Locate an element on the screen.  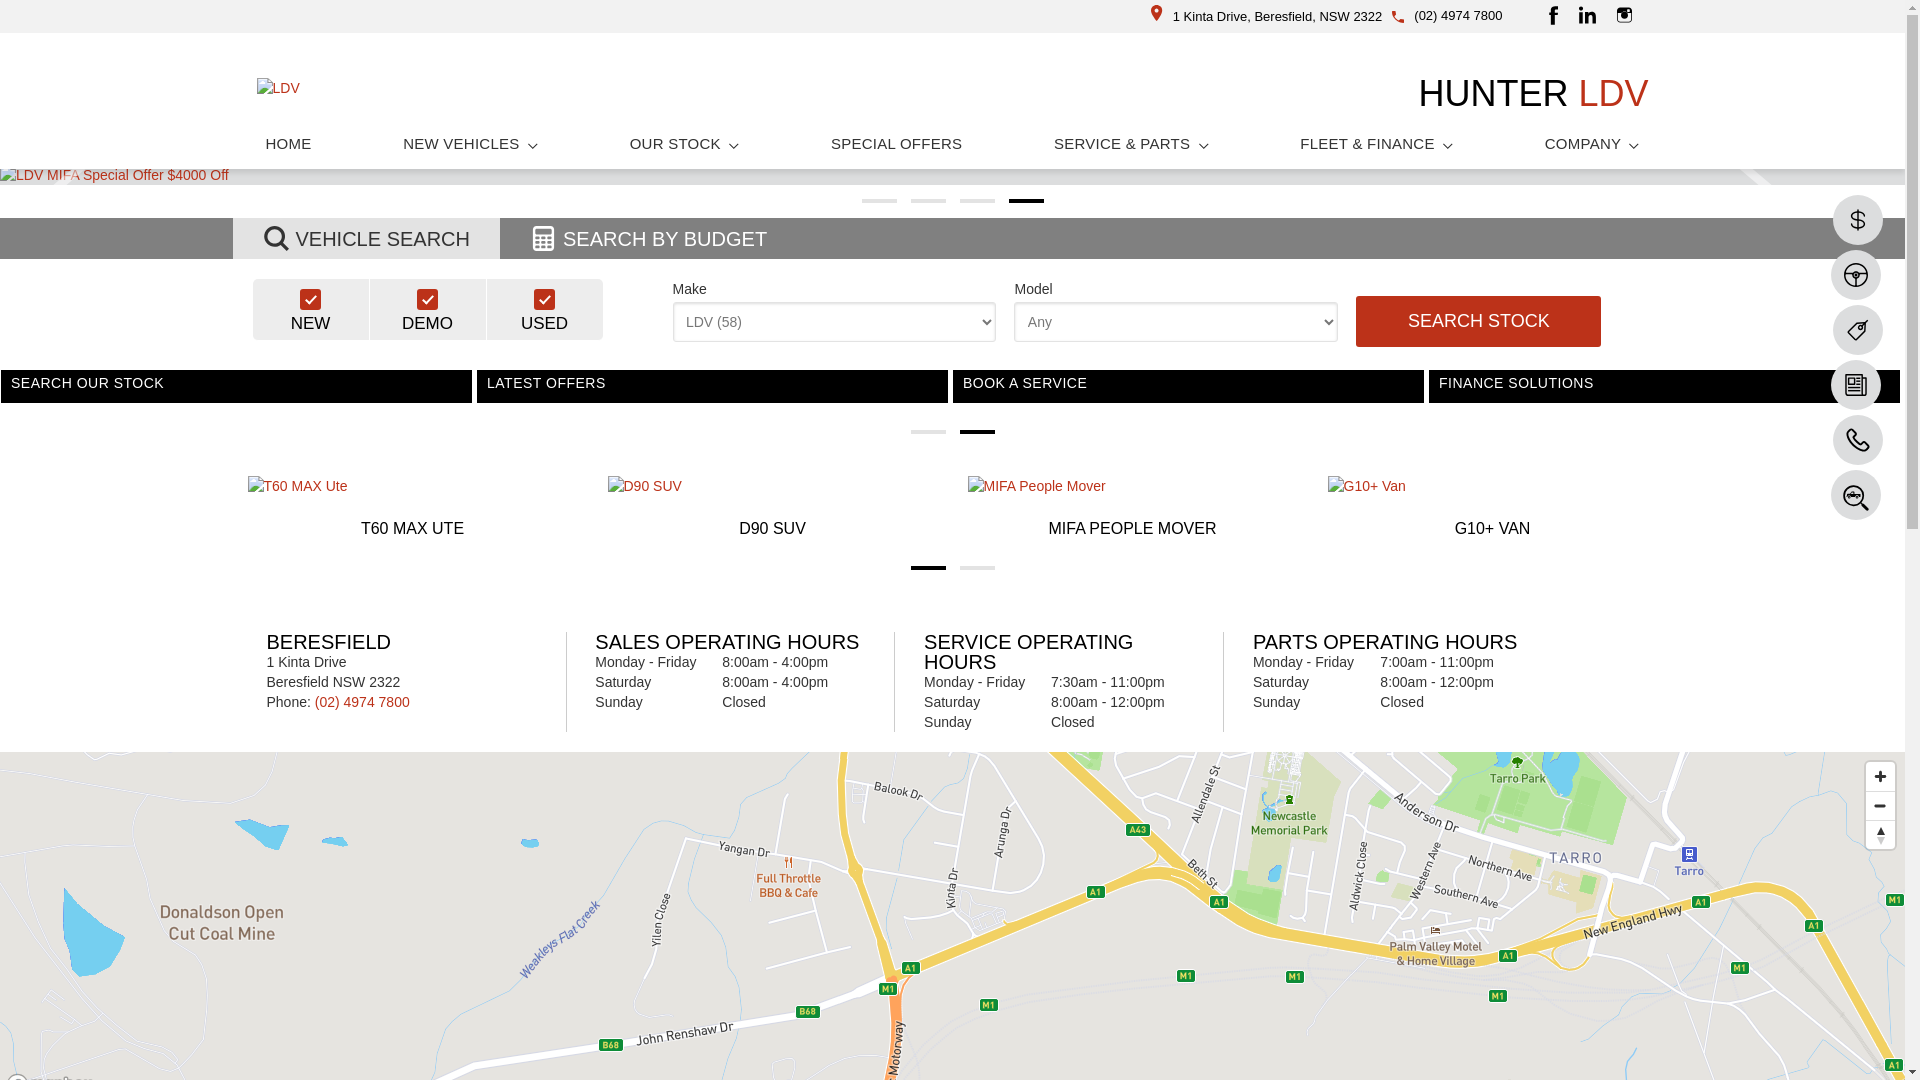
'(02) 4974 7800' is located at coordinates (1458, 15).